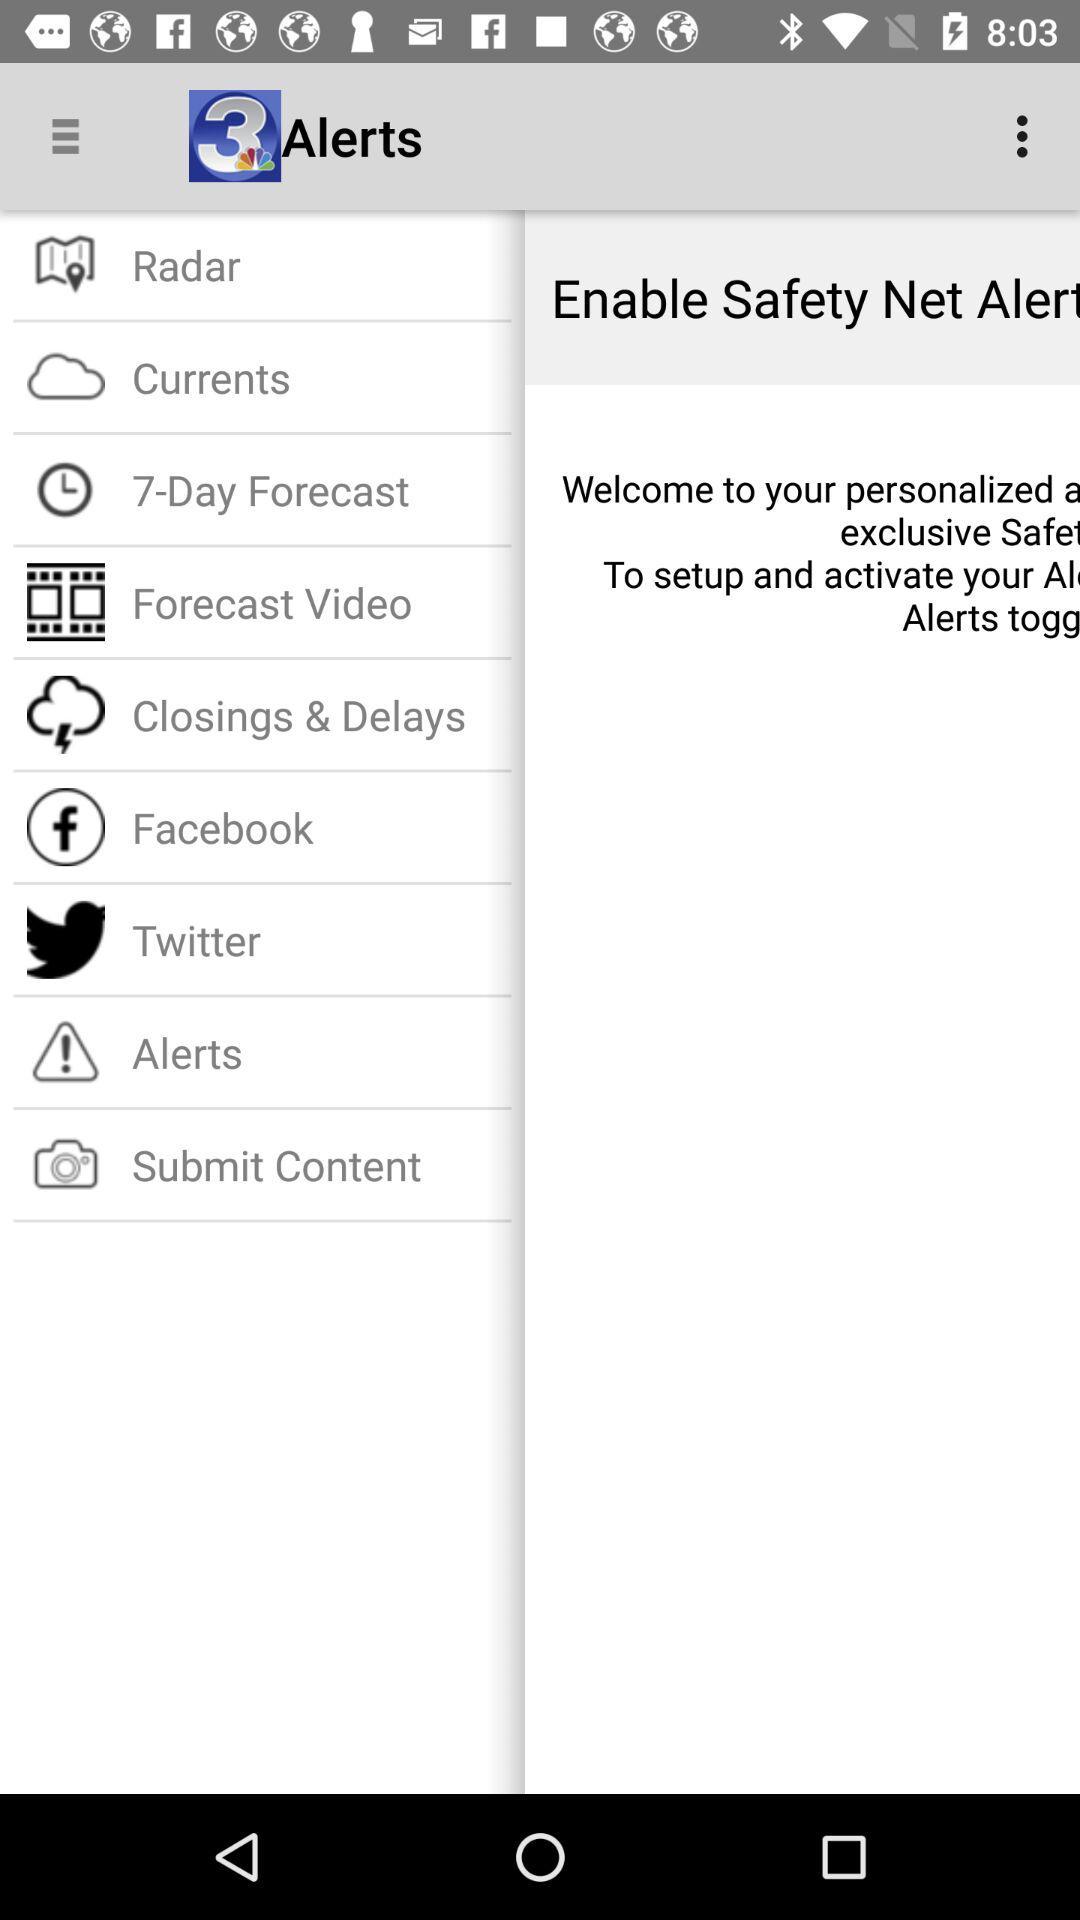 This screenshot has width=1080, height=1920. Describe the element at coordinates (315, 1164) in the screenshot. I see `the submit content` at that location.